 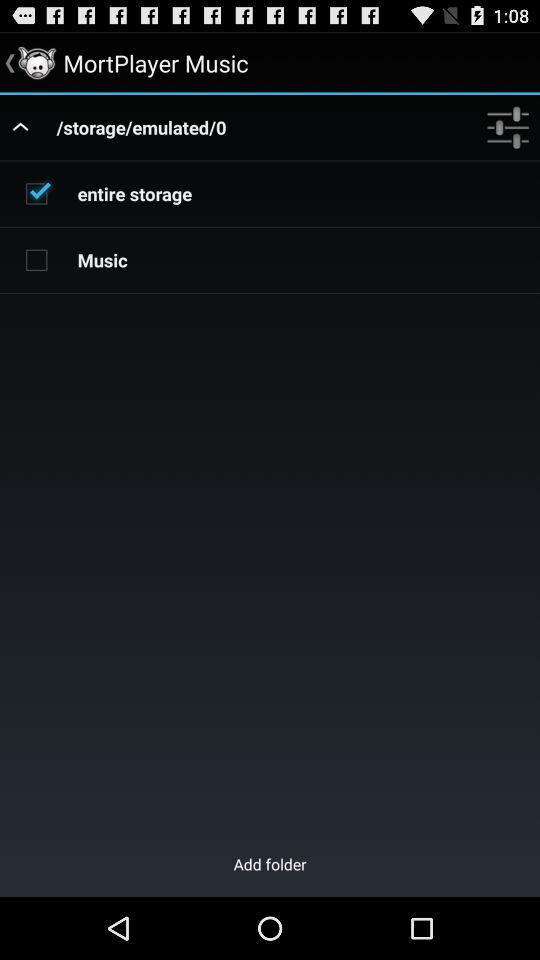 What do you see at coordinates (36, 193) in the screenshot?
I see `entire storage` at bounding box center [36, 193].